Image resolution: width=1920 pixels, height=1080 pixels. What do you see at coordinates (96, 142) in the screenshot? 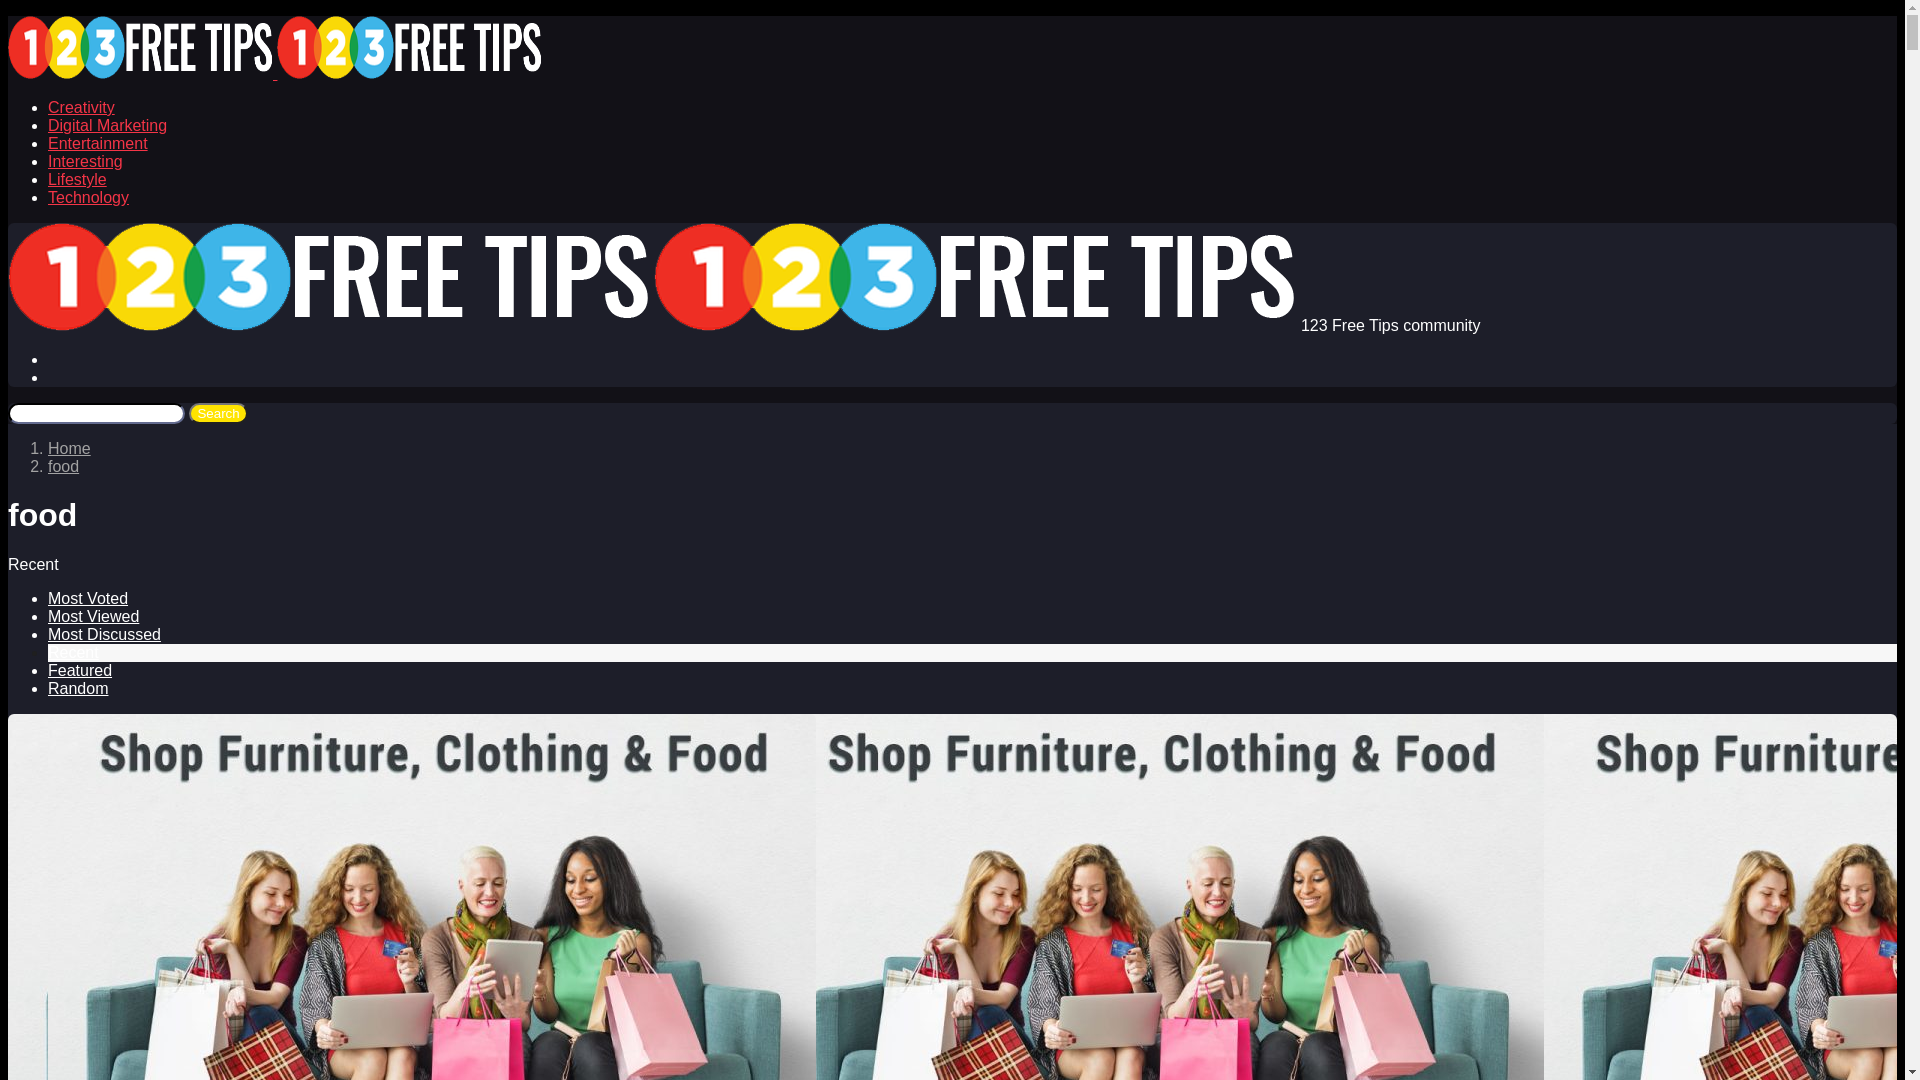
I see `'Entertainment'` at bounding box center [96, 142].